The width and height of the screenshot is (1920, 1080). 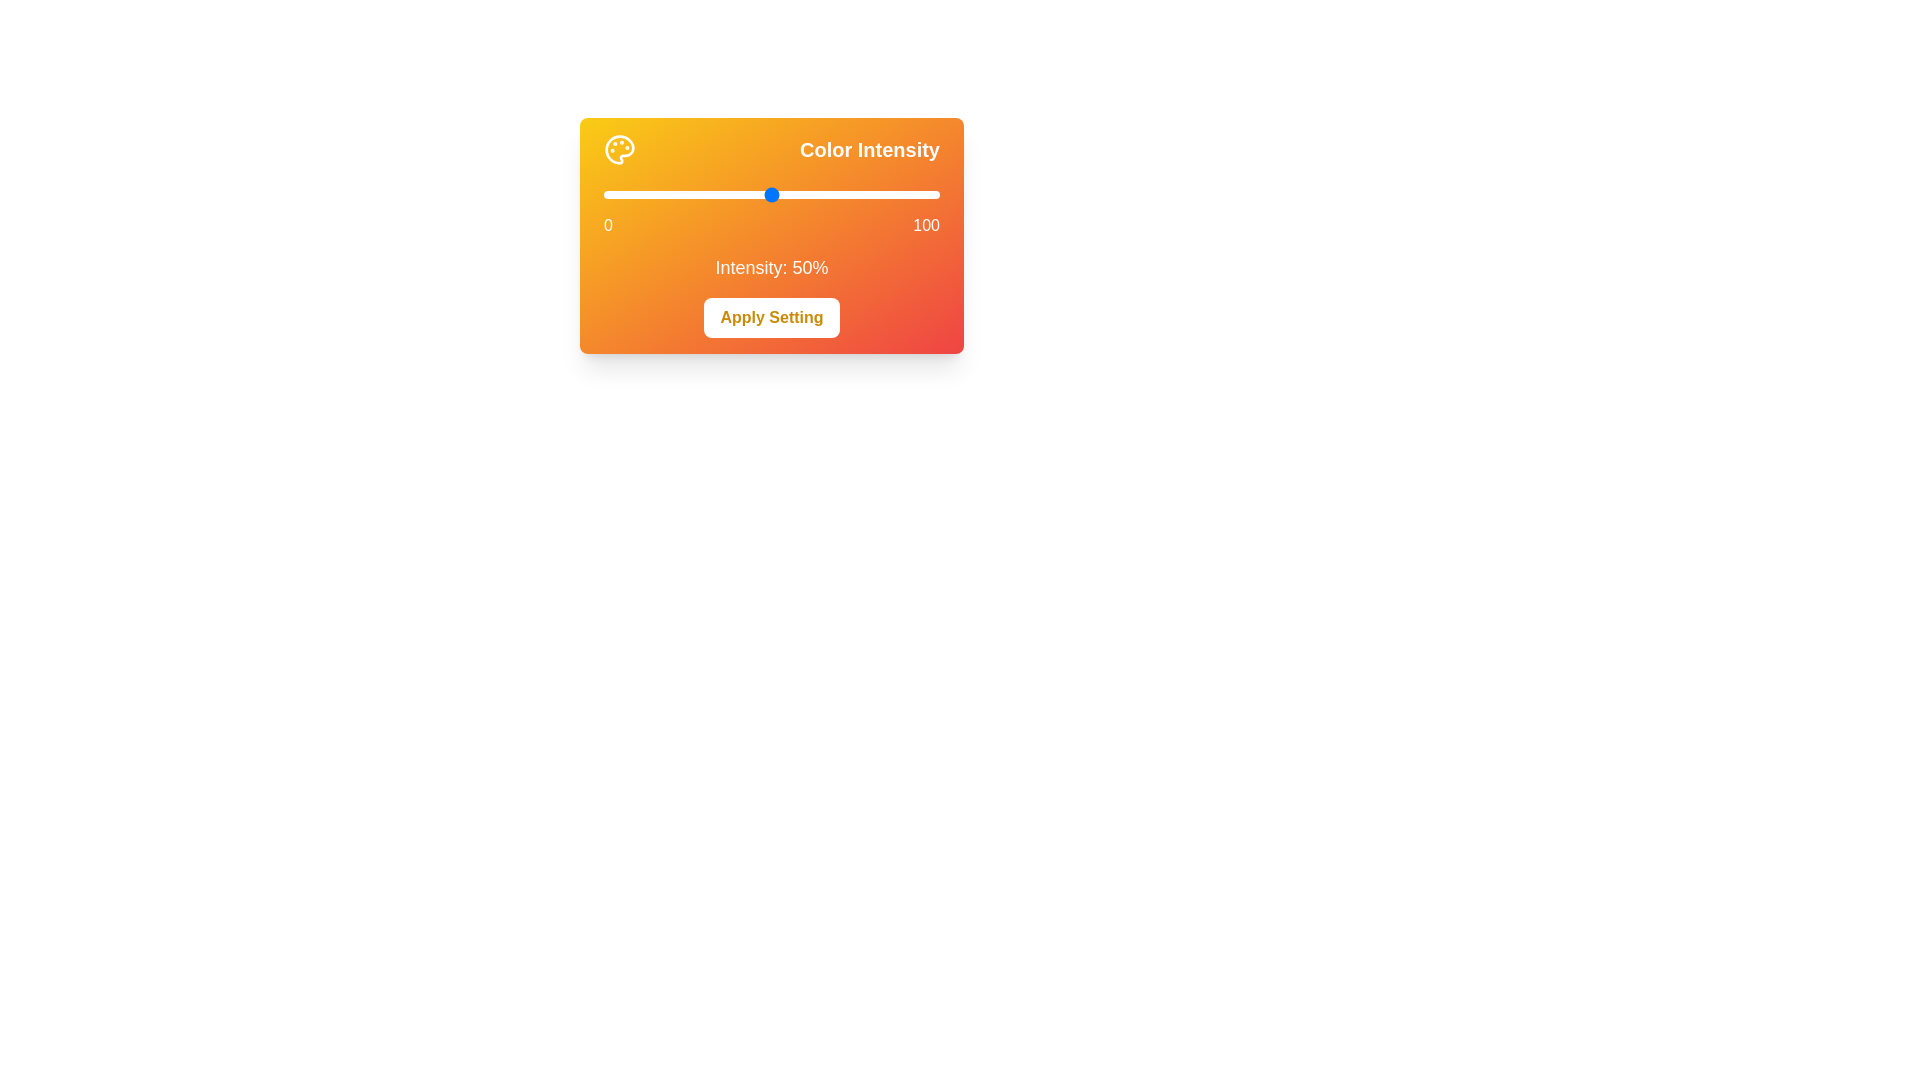 What do you see at coordinates (771, 316) in the screenshot?
I see `the 'Apply Setting' button to apply the current intensity` at bounding box center [771, 316].